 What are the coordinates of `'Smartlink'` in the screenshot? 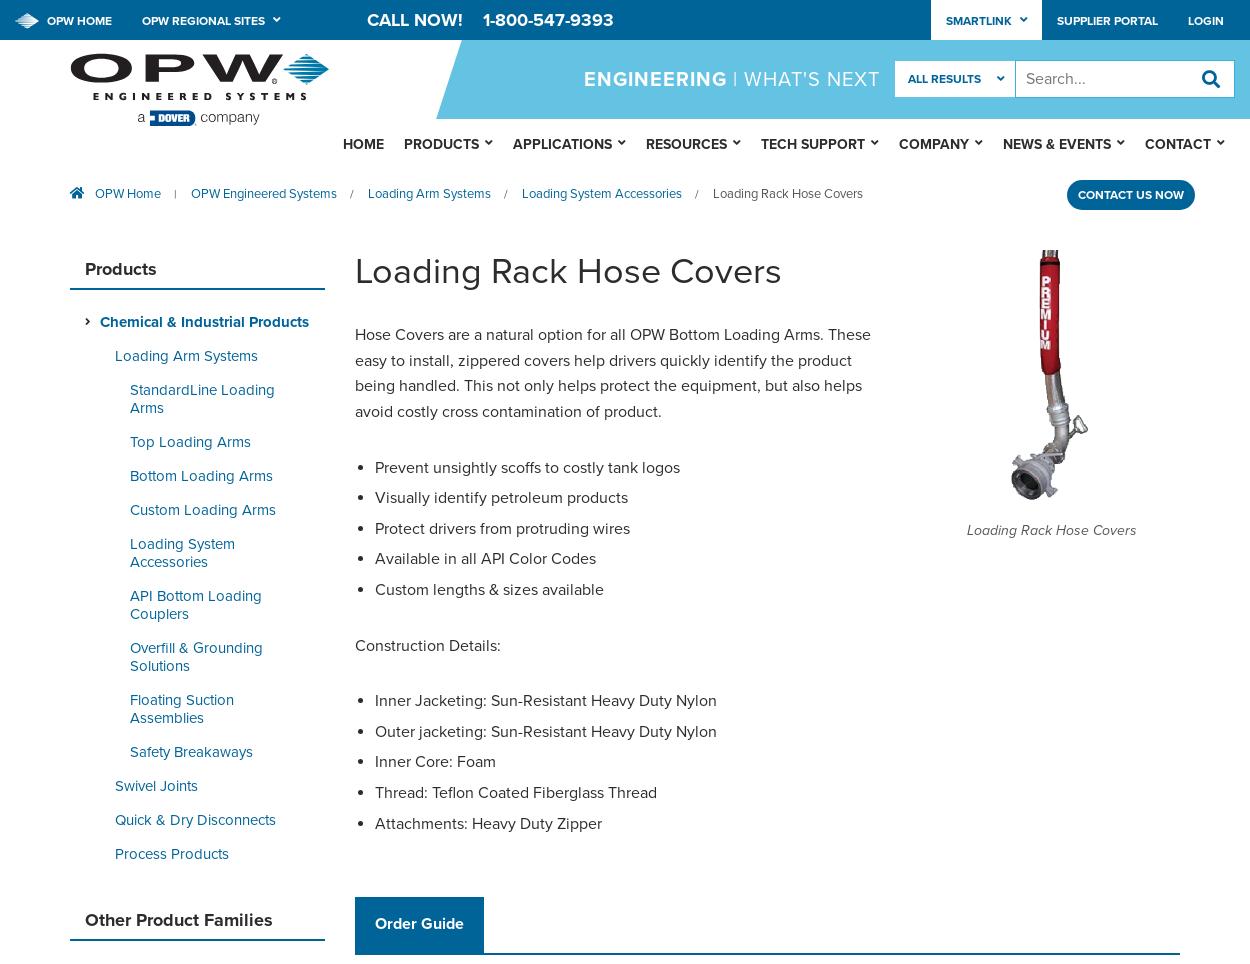 It's located at (978, 20).